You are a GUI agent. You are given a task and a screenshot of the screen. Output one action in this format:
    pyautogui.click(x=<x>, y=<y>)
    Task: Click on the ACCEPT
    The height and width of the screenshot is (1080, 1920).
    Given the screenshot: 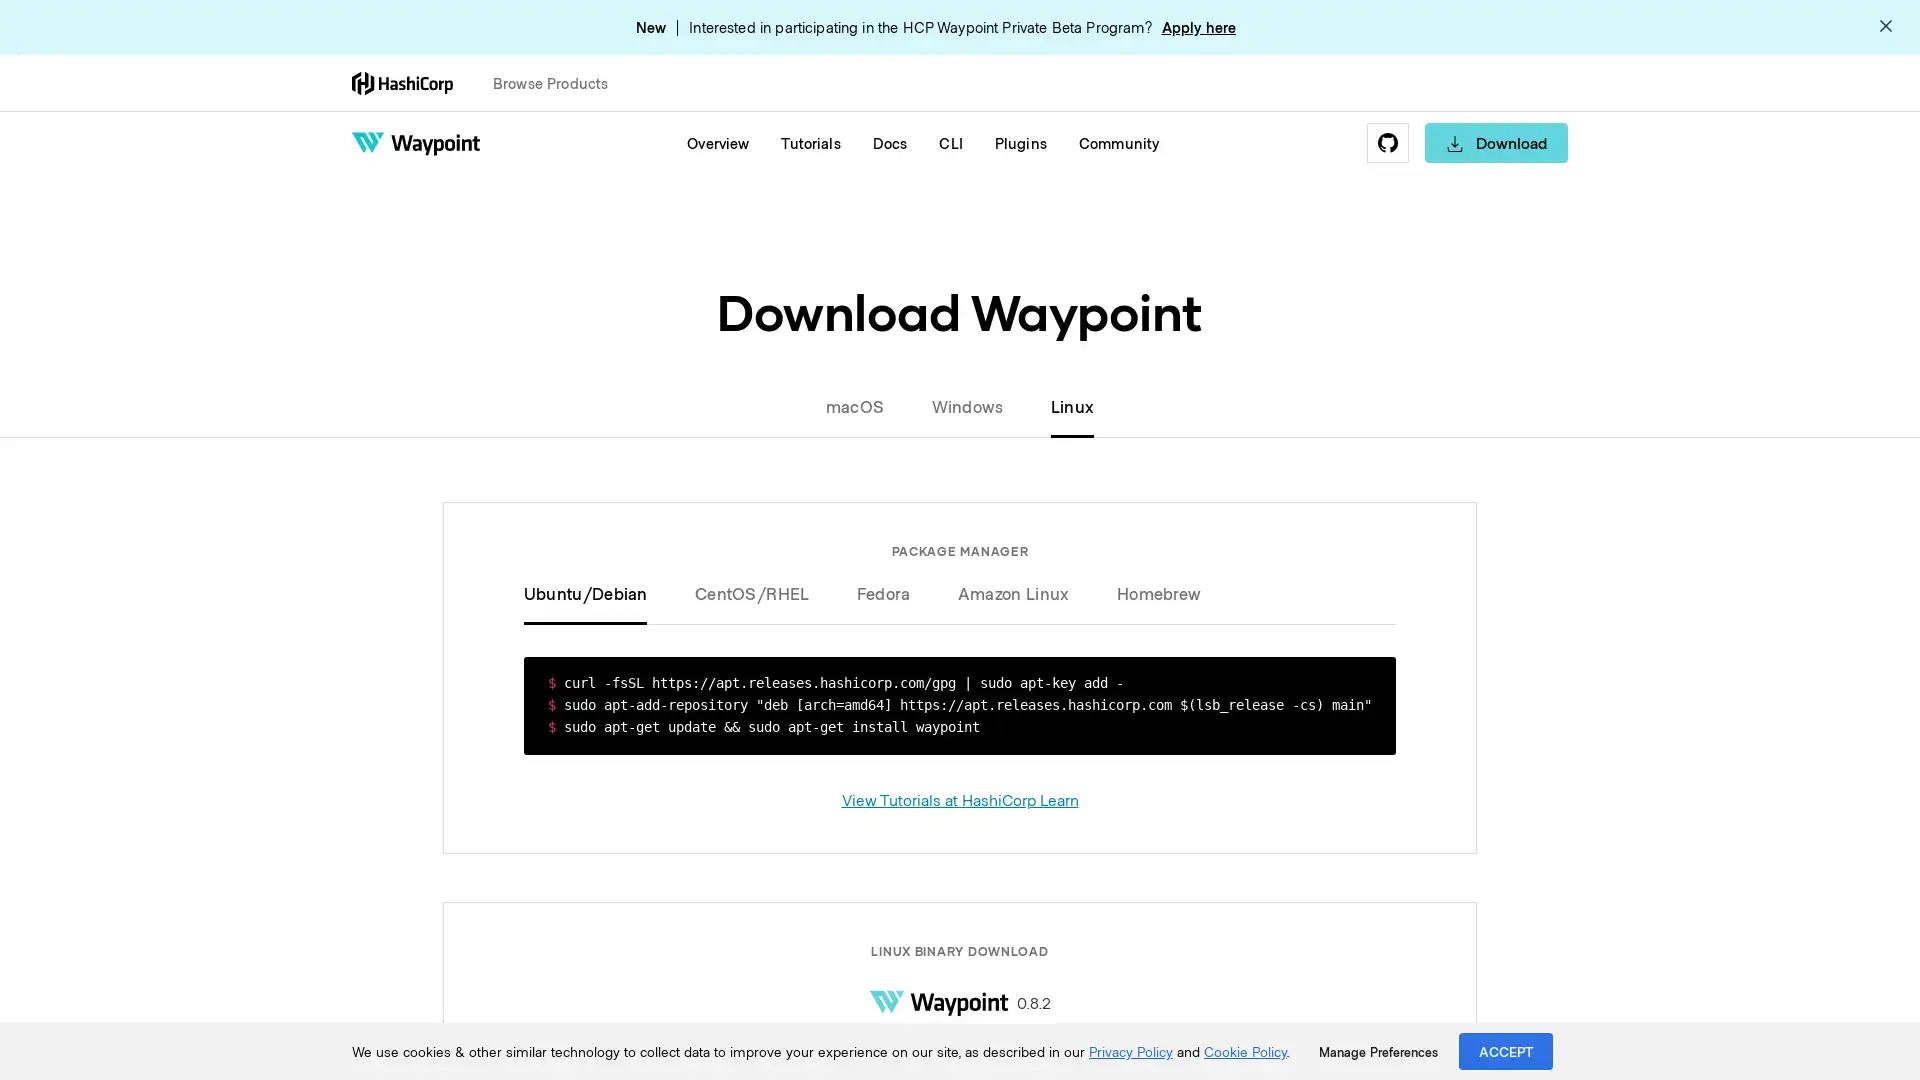 What is the action you would take?
    pyautogui.click(x=1506, y=1050)
    